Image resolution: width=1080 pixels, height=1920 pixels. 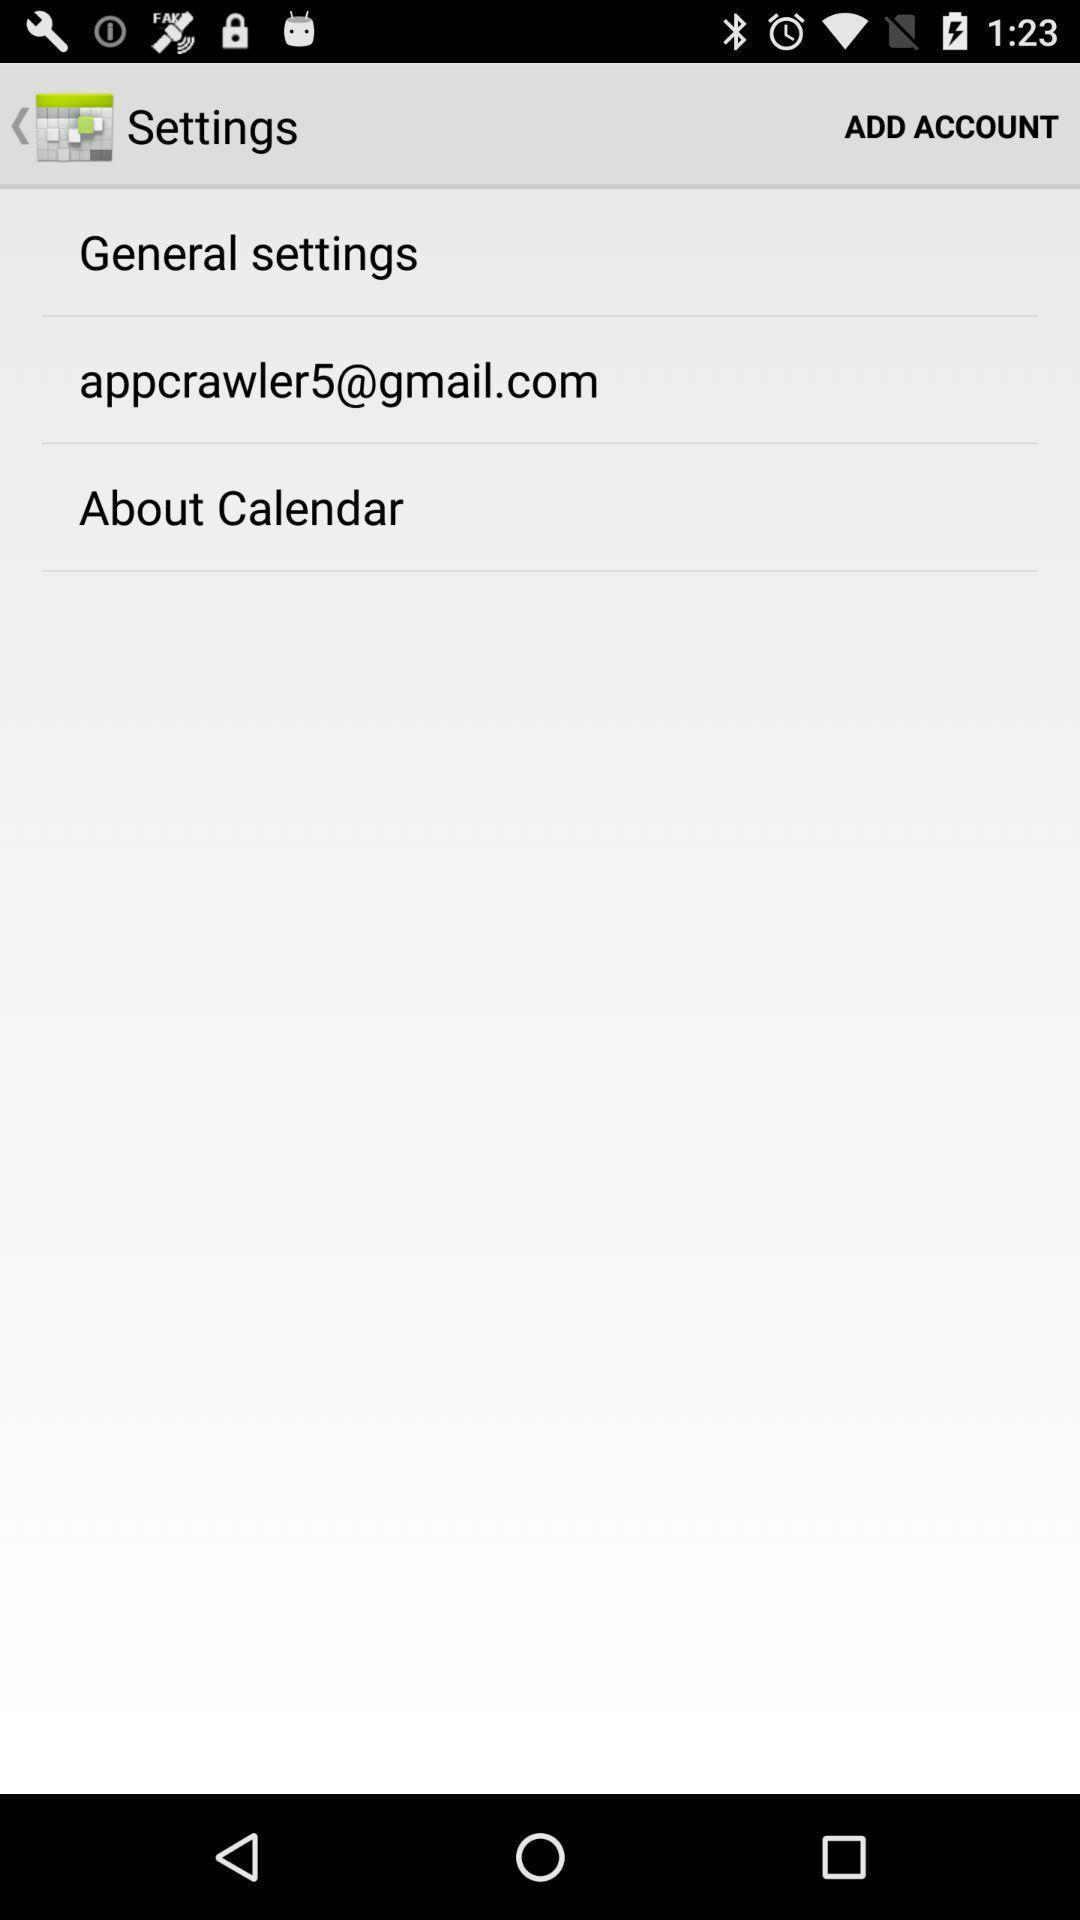 I want to click on the icon at the top right corner, so click(x=950, y=124).